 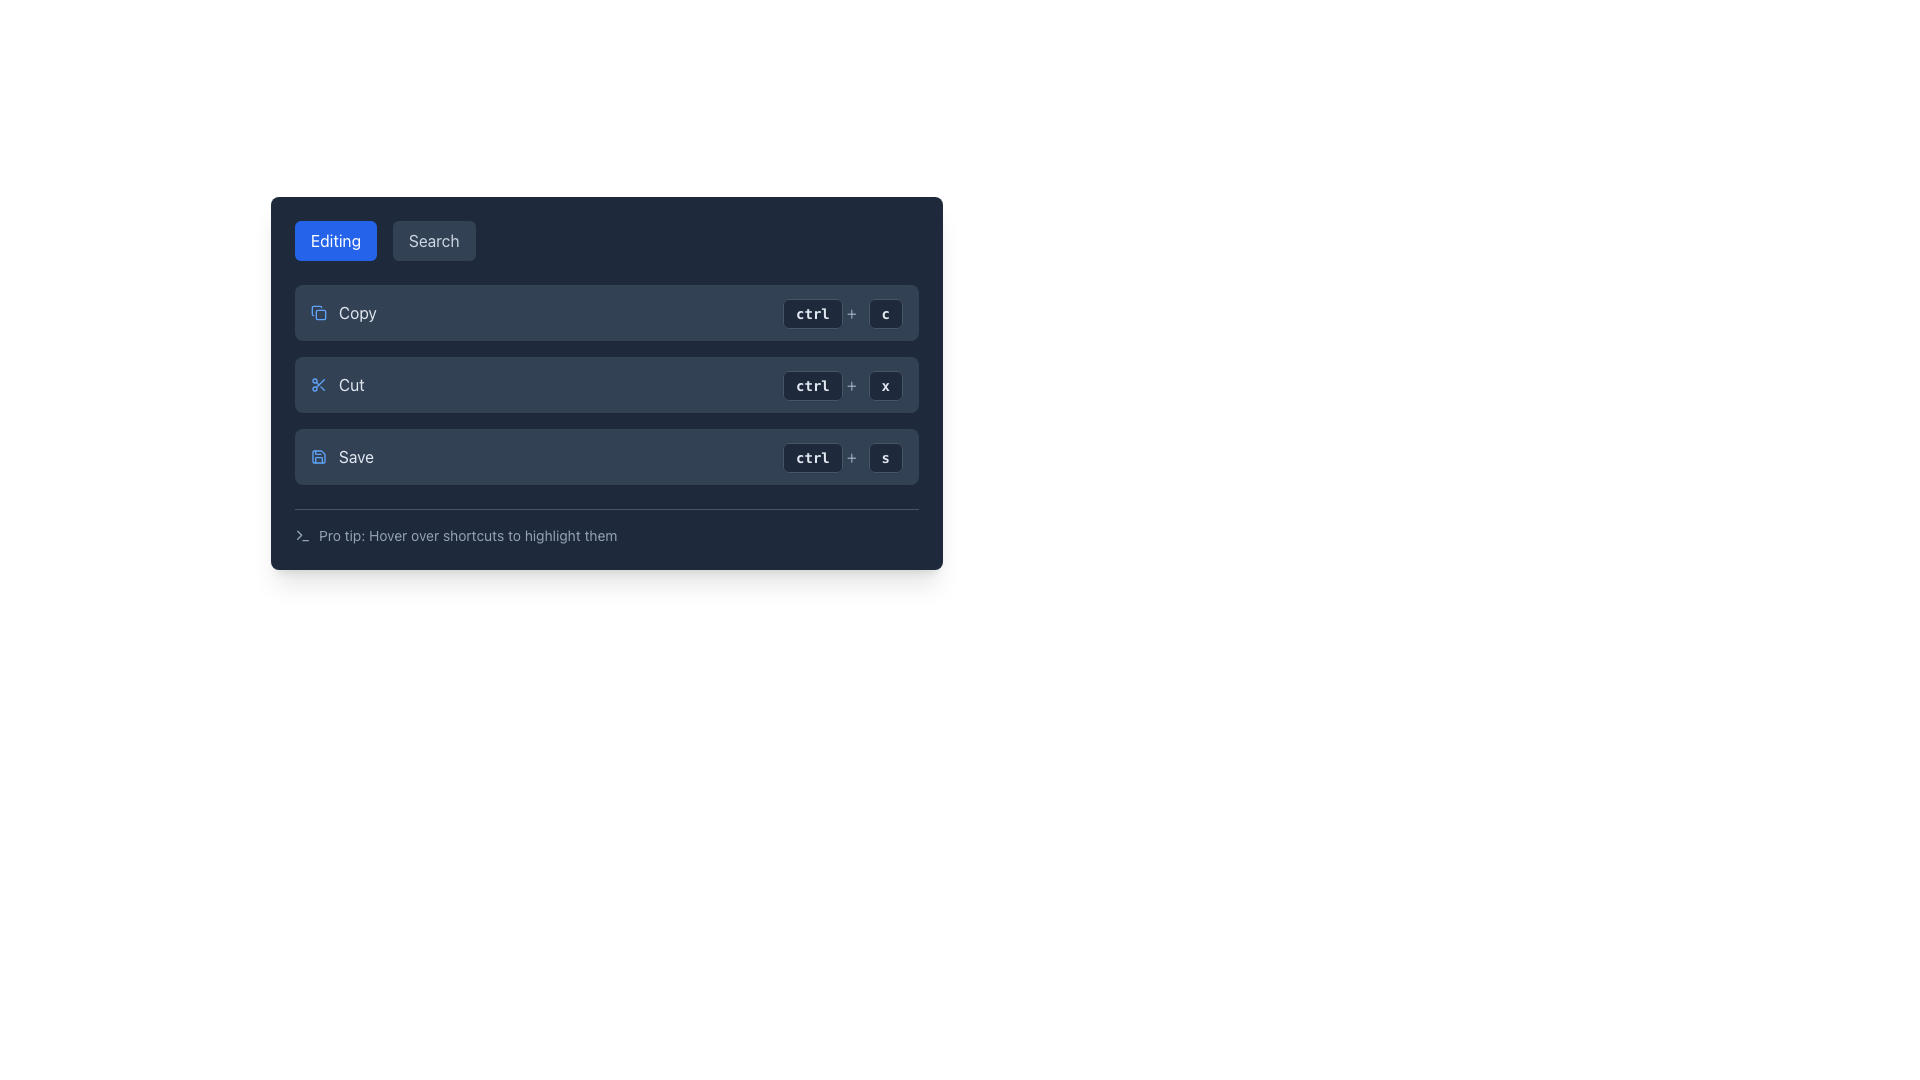 I want to click on the 'x' button in the shortcut list for the 'Cut' action, located in the second row adjacent to the '+' sign and following the 'ctrl' button, so click(x=884, y=385).